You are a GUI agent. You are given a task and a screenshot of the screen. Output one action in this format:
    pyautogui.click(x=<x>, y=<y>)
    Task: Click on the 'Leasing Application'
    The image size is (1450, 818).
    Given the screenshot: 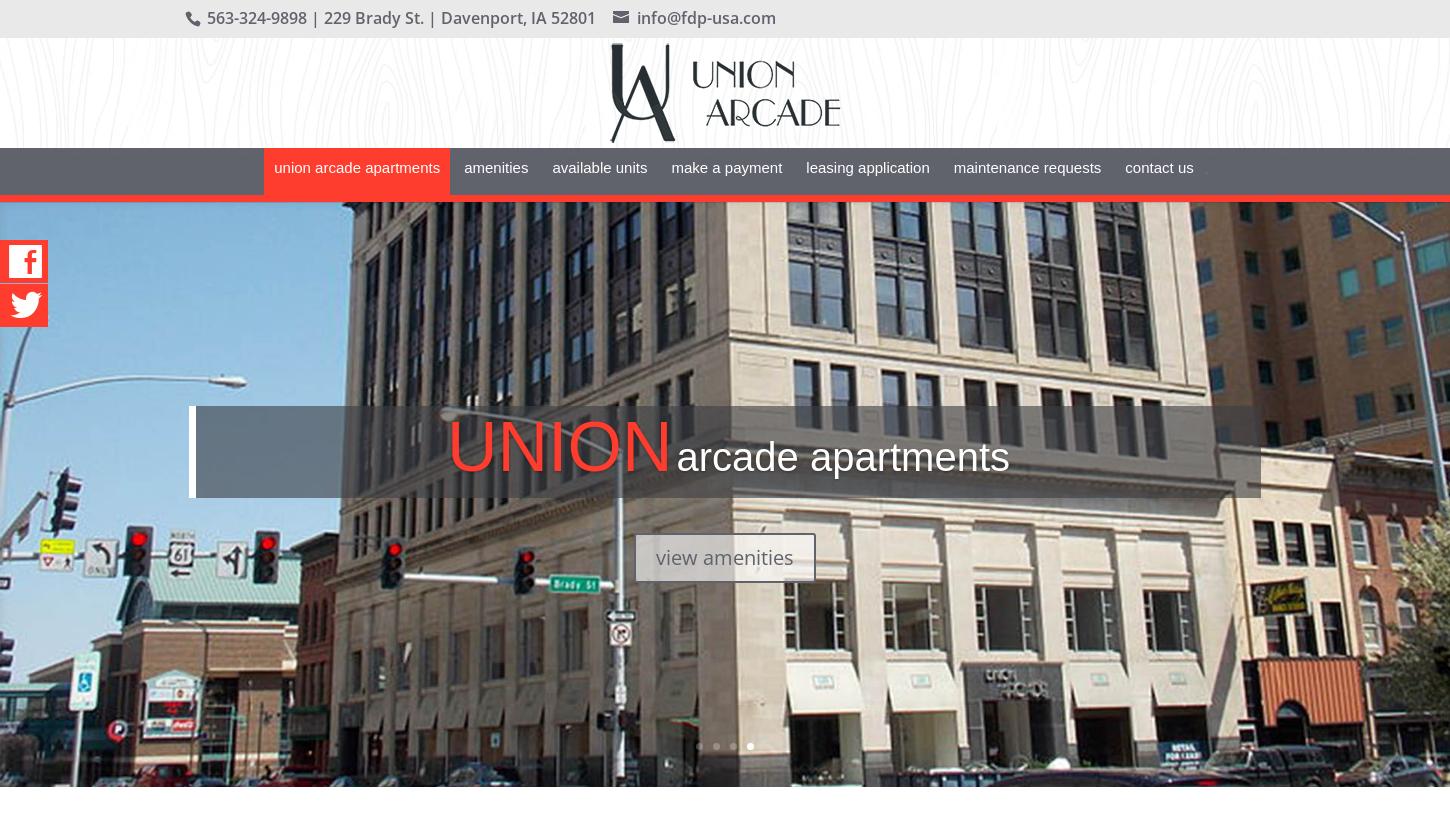 What is the action you would take?
    pyautogui.click(x=866, y=196)
    